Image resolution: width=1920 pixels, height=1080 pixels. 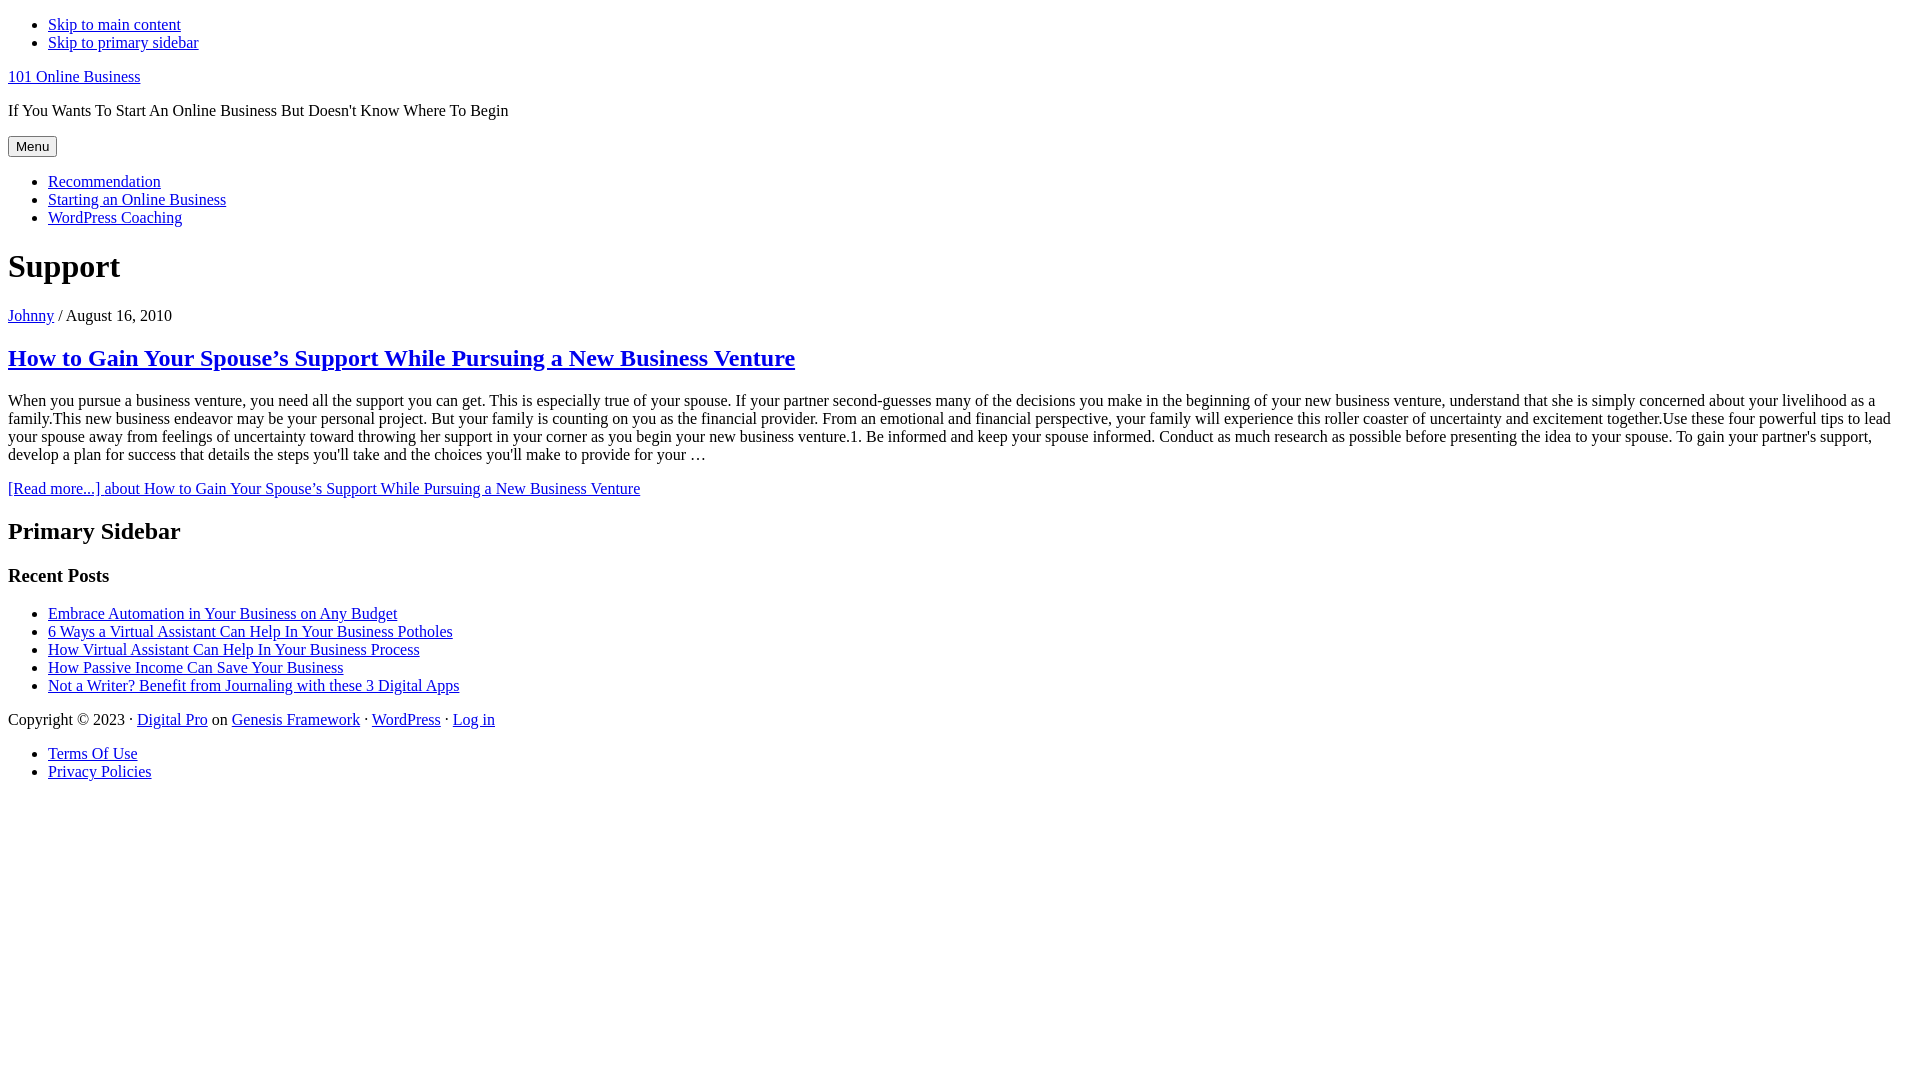 I want to click on 'Skip to primary sidebar', so click(x=122, y=42).